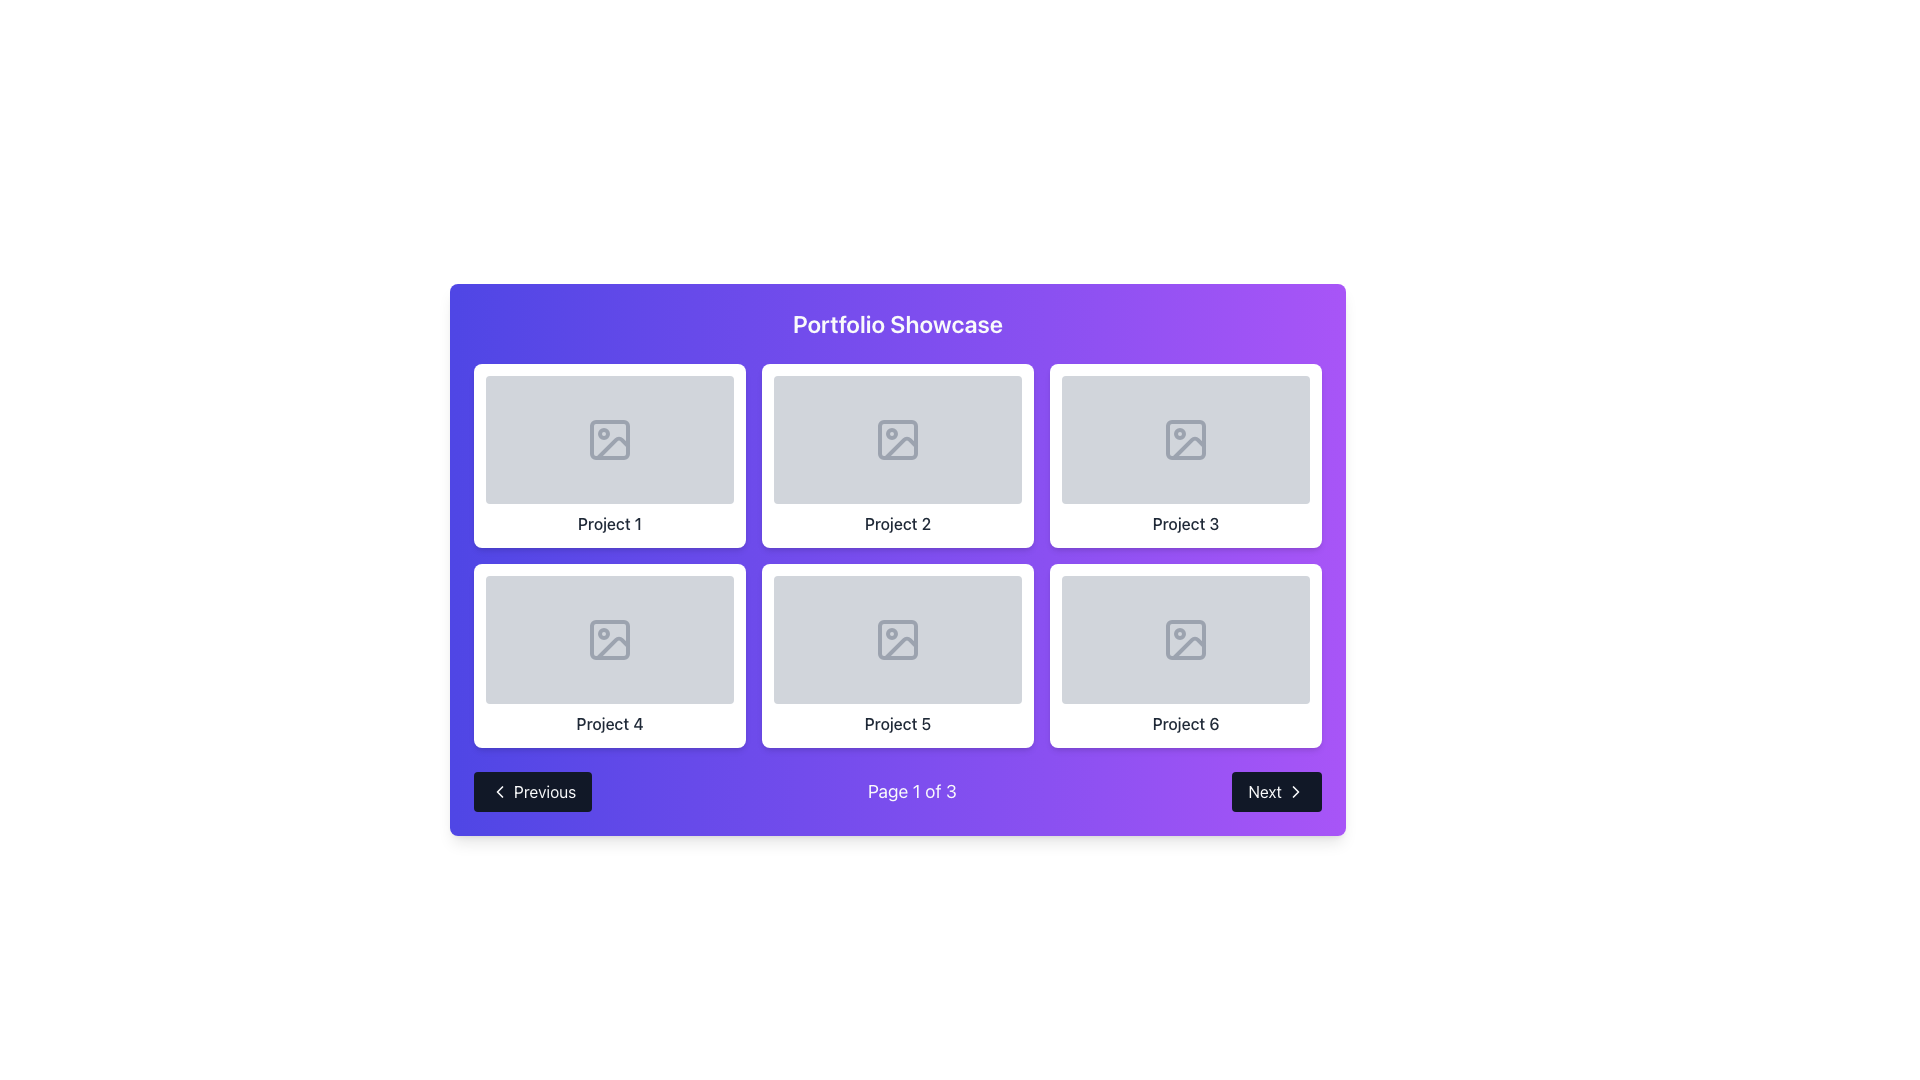 Image resolution: width=1920 pixels, height=1080 pixels. Describe the element at coordinates (608, 640) in the screenshot. I see `the decorative visual element that is part of the image icon in the fourth project card, located in the second row, first column of the project grid` at that location.